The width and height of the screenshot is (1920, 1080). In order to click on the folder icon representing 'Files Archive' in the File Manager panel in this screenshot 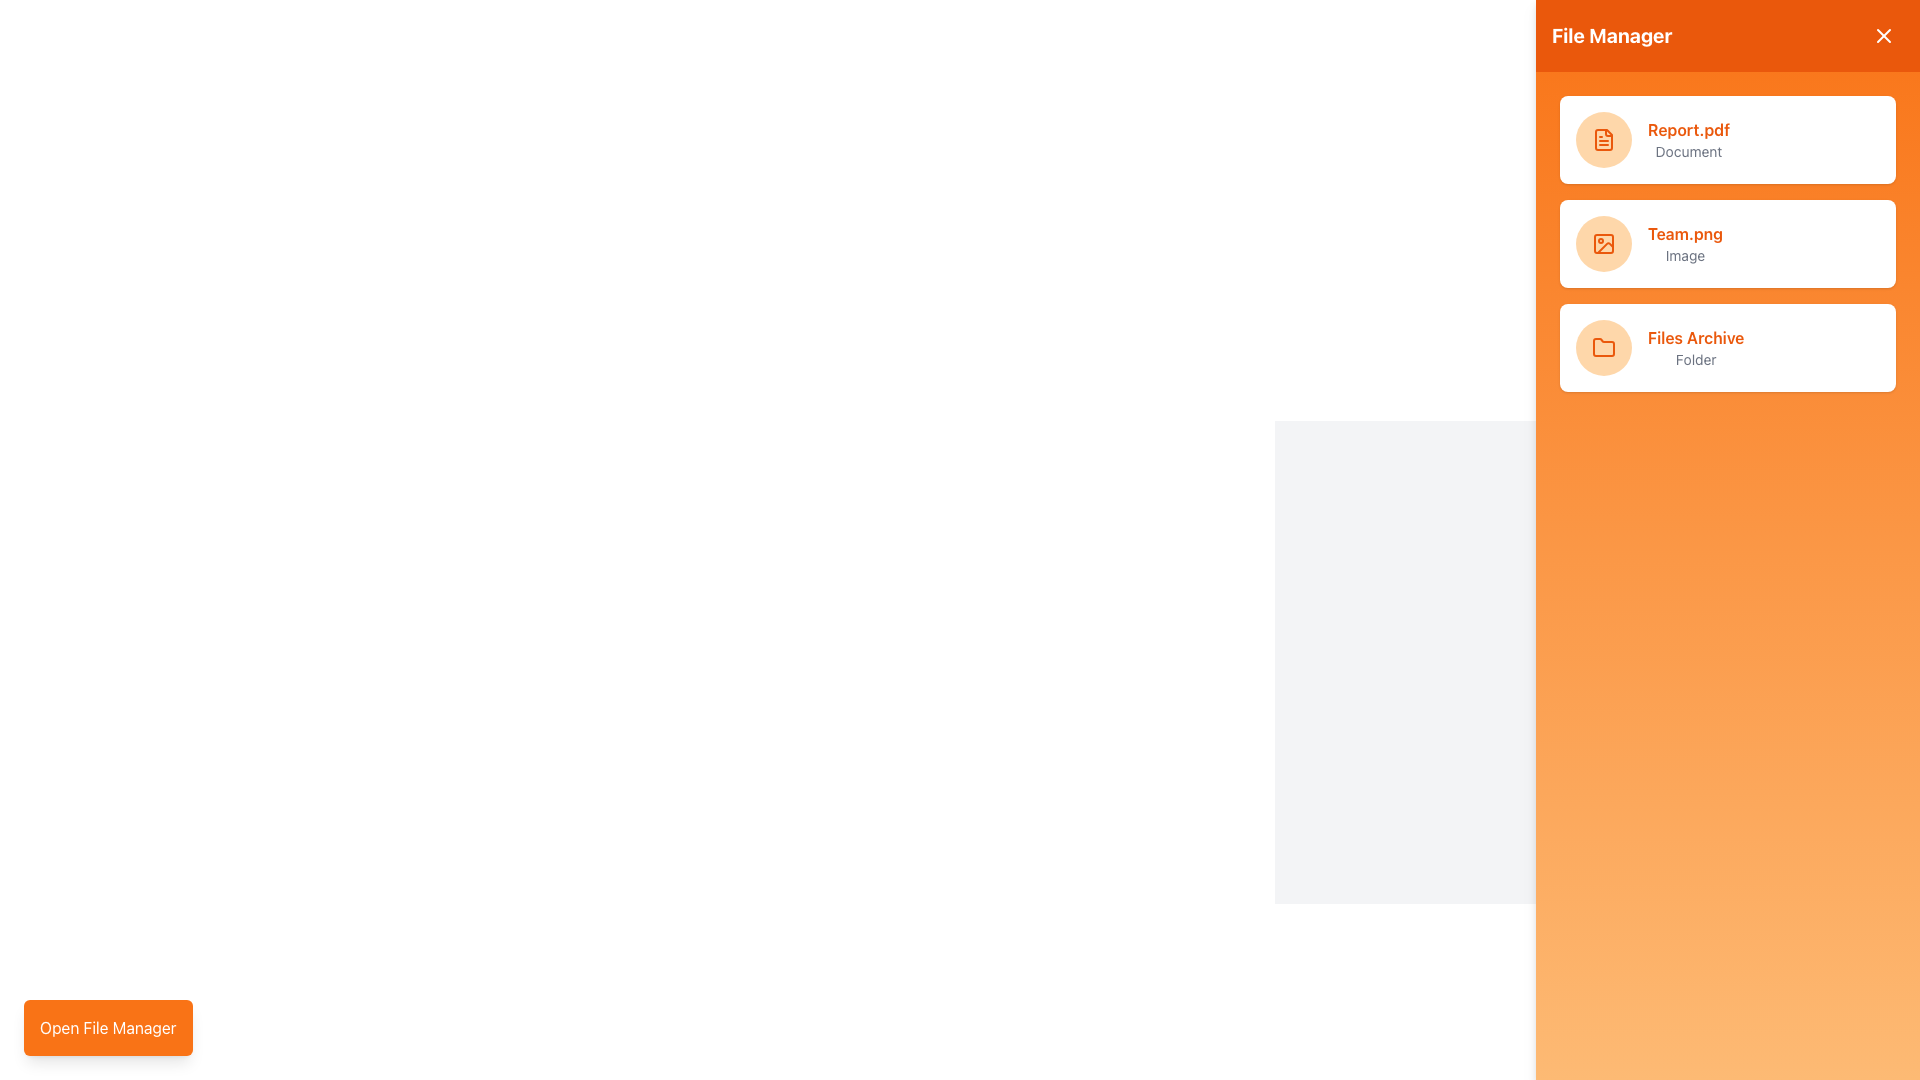, I will do `click(1603, 346)`.